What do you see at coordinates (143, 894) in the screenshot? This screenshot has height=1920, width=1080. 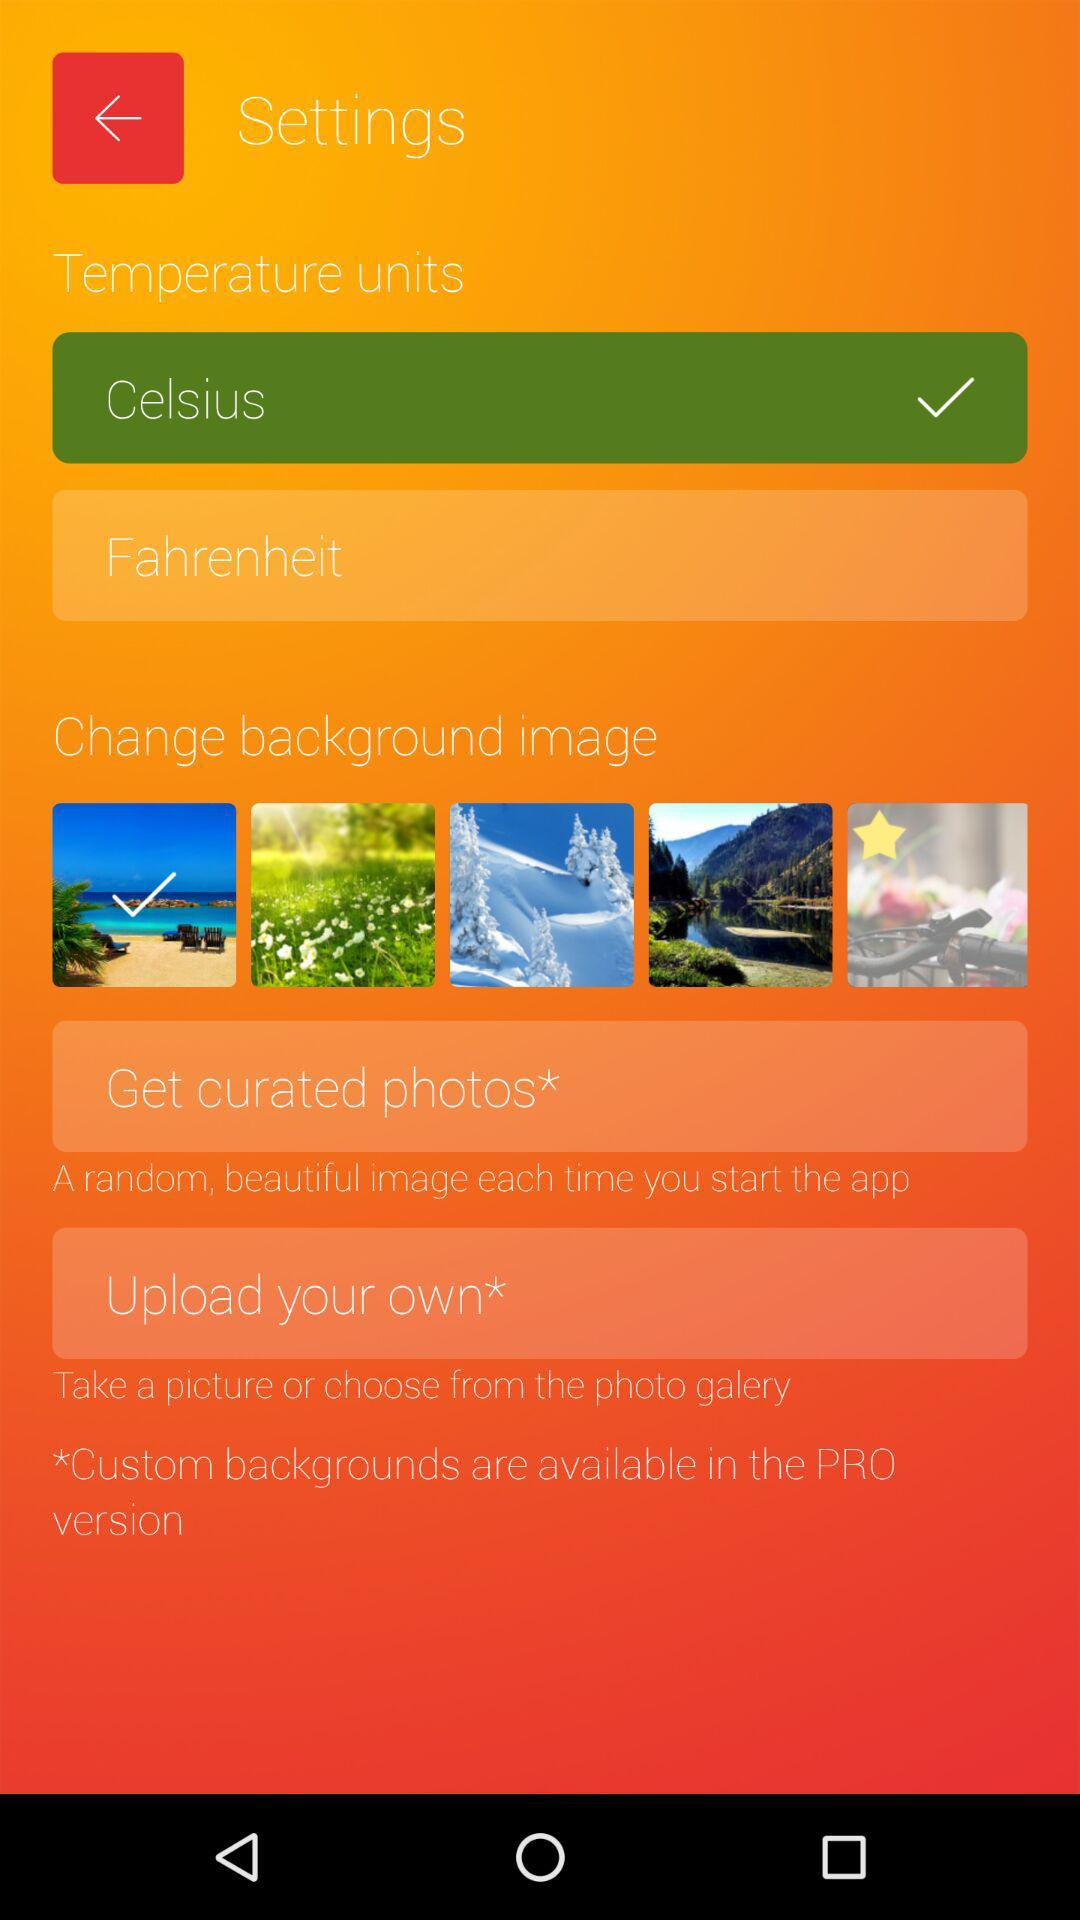 I see `the check icon` at bounding box center [143, 894].